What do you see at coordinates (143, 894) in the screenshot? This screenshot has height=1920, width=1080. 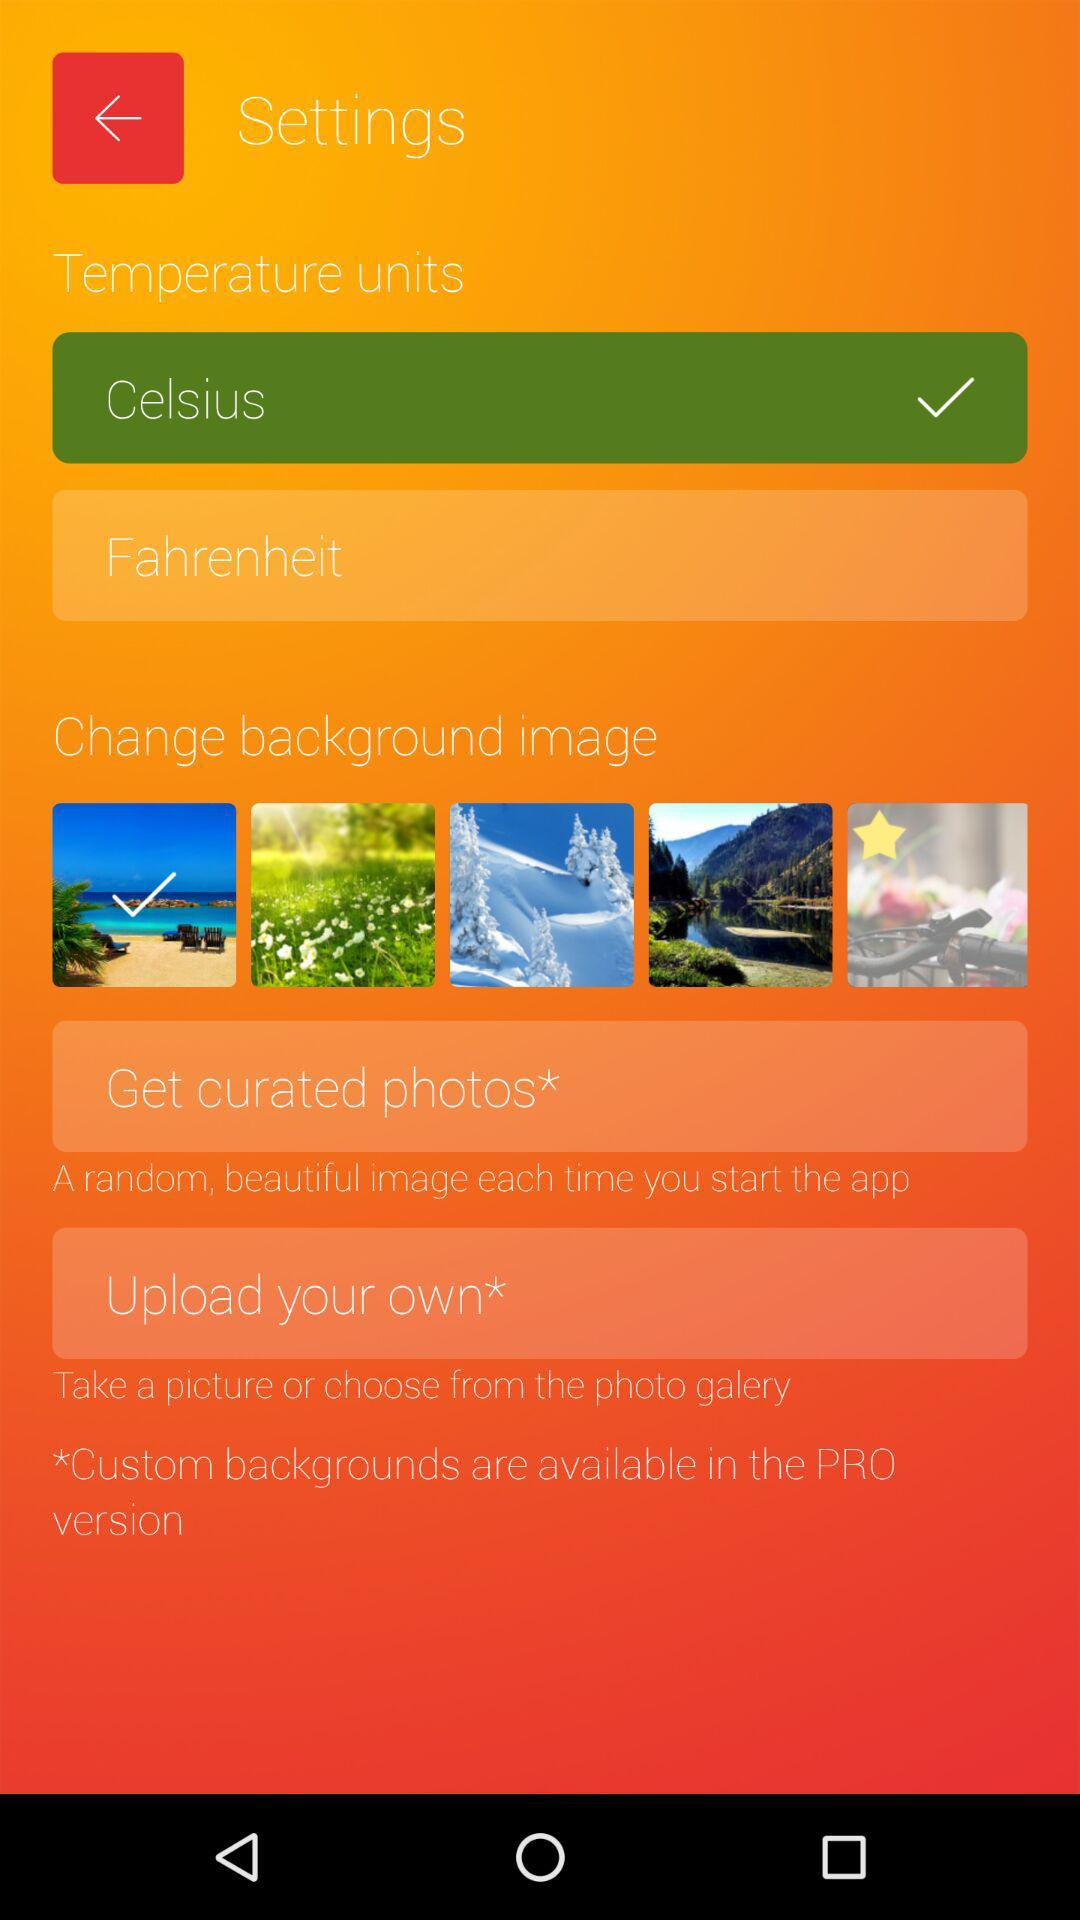 I see `the check icon` at bounding box center [143, 894].